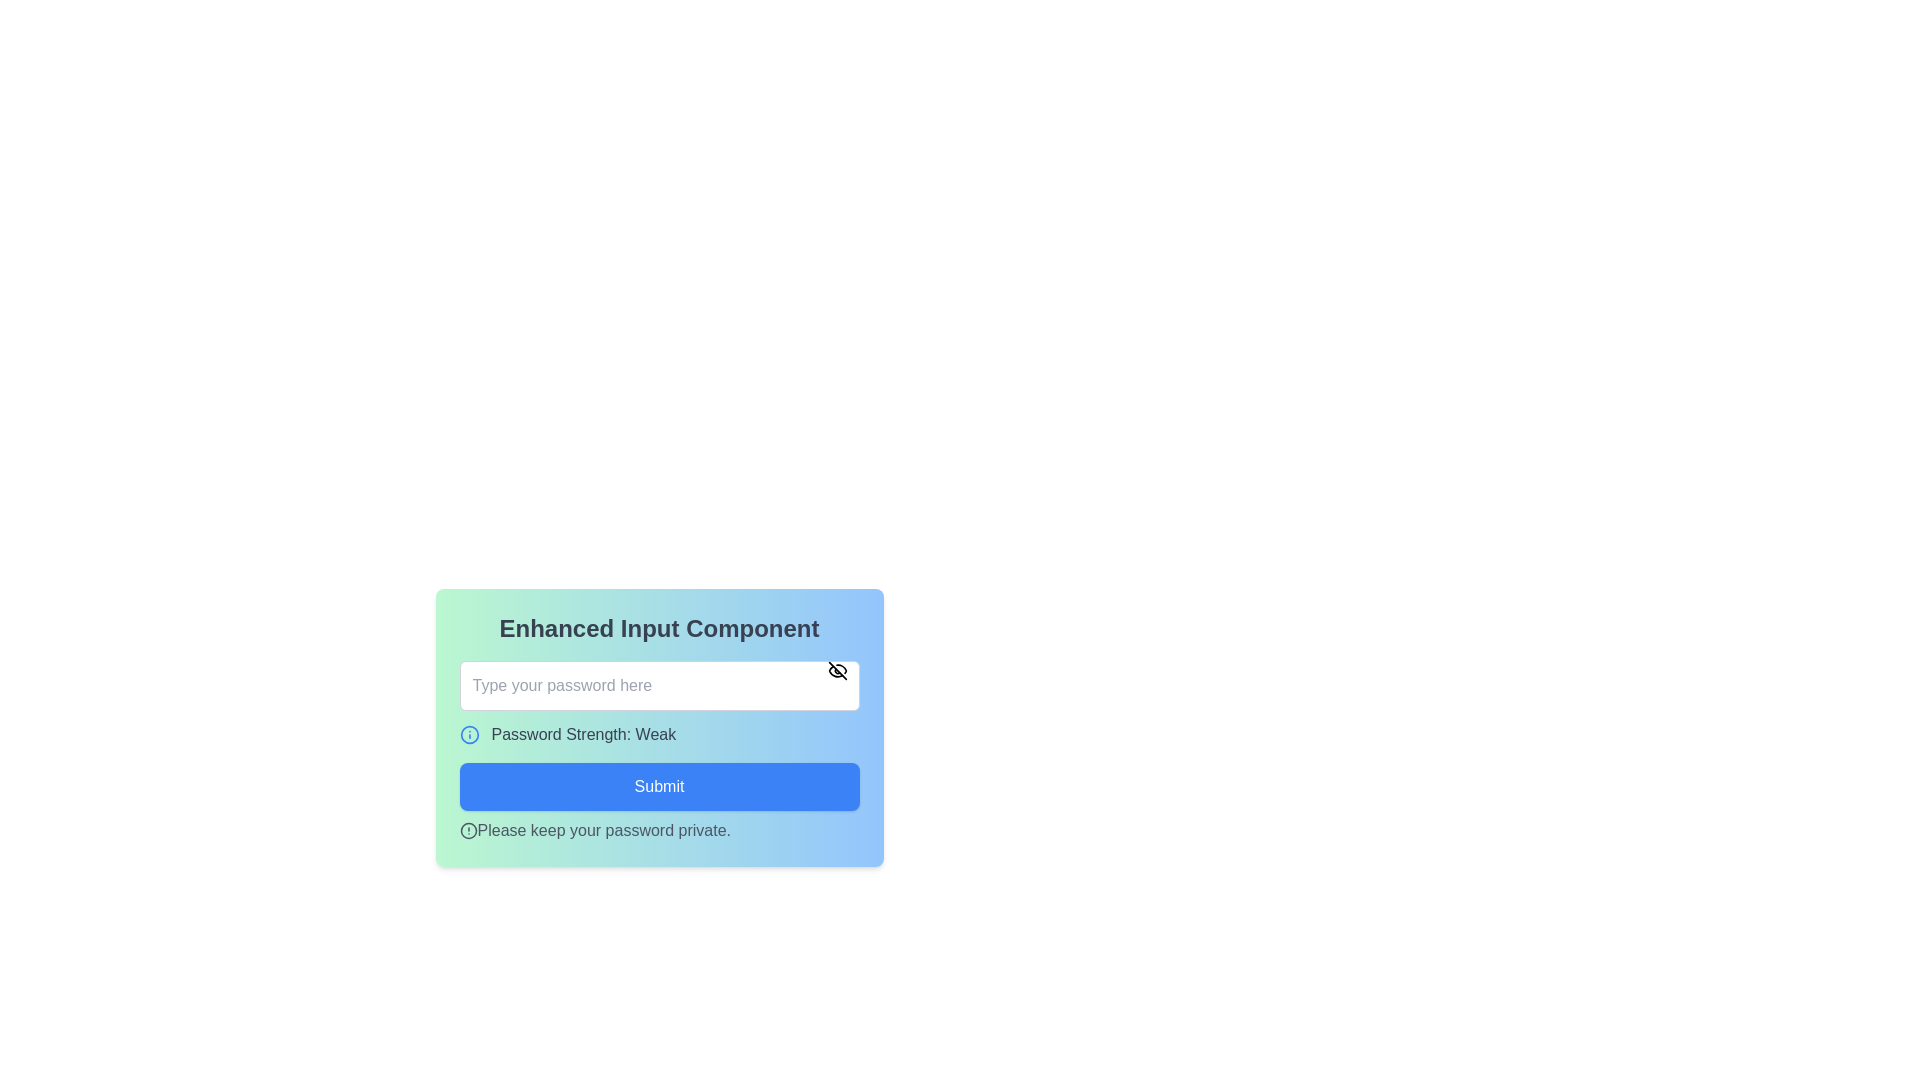 The width and height of the screenshot is (1920, 1080). Describe the element at coordinates (659, 830) in the screenshot. I see `the informational text element that provides a cautionary message about password security, located below the 'Submit' button of the 'Enhanced Input Component' interface` at that location.